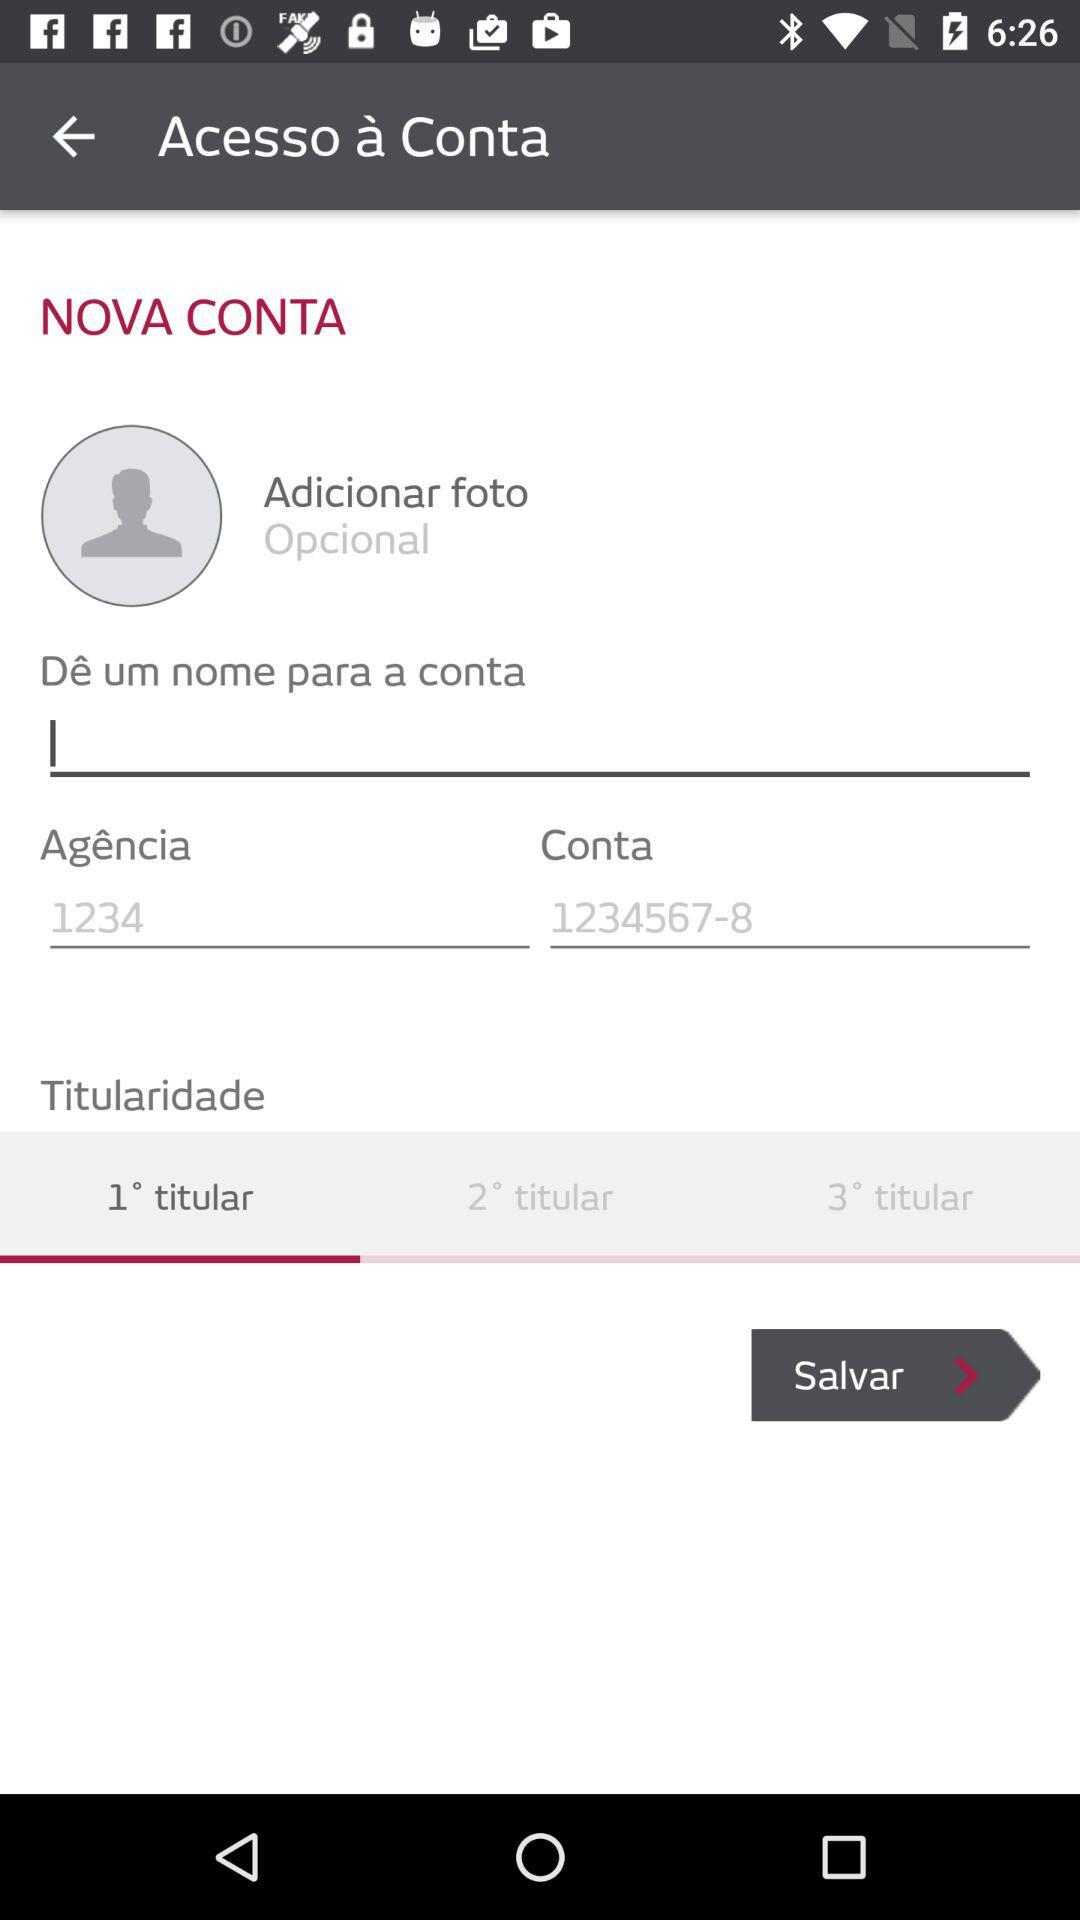 This screenshot has height=1920, width=1080. What do you see at coordinates (72, 135) in the screenshot?
I see `the item above the nova conta` at bounding box center [72, 135].